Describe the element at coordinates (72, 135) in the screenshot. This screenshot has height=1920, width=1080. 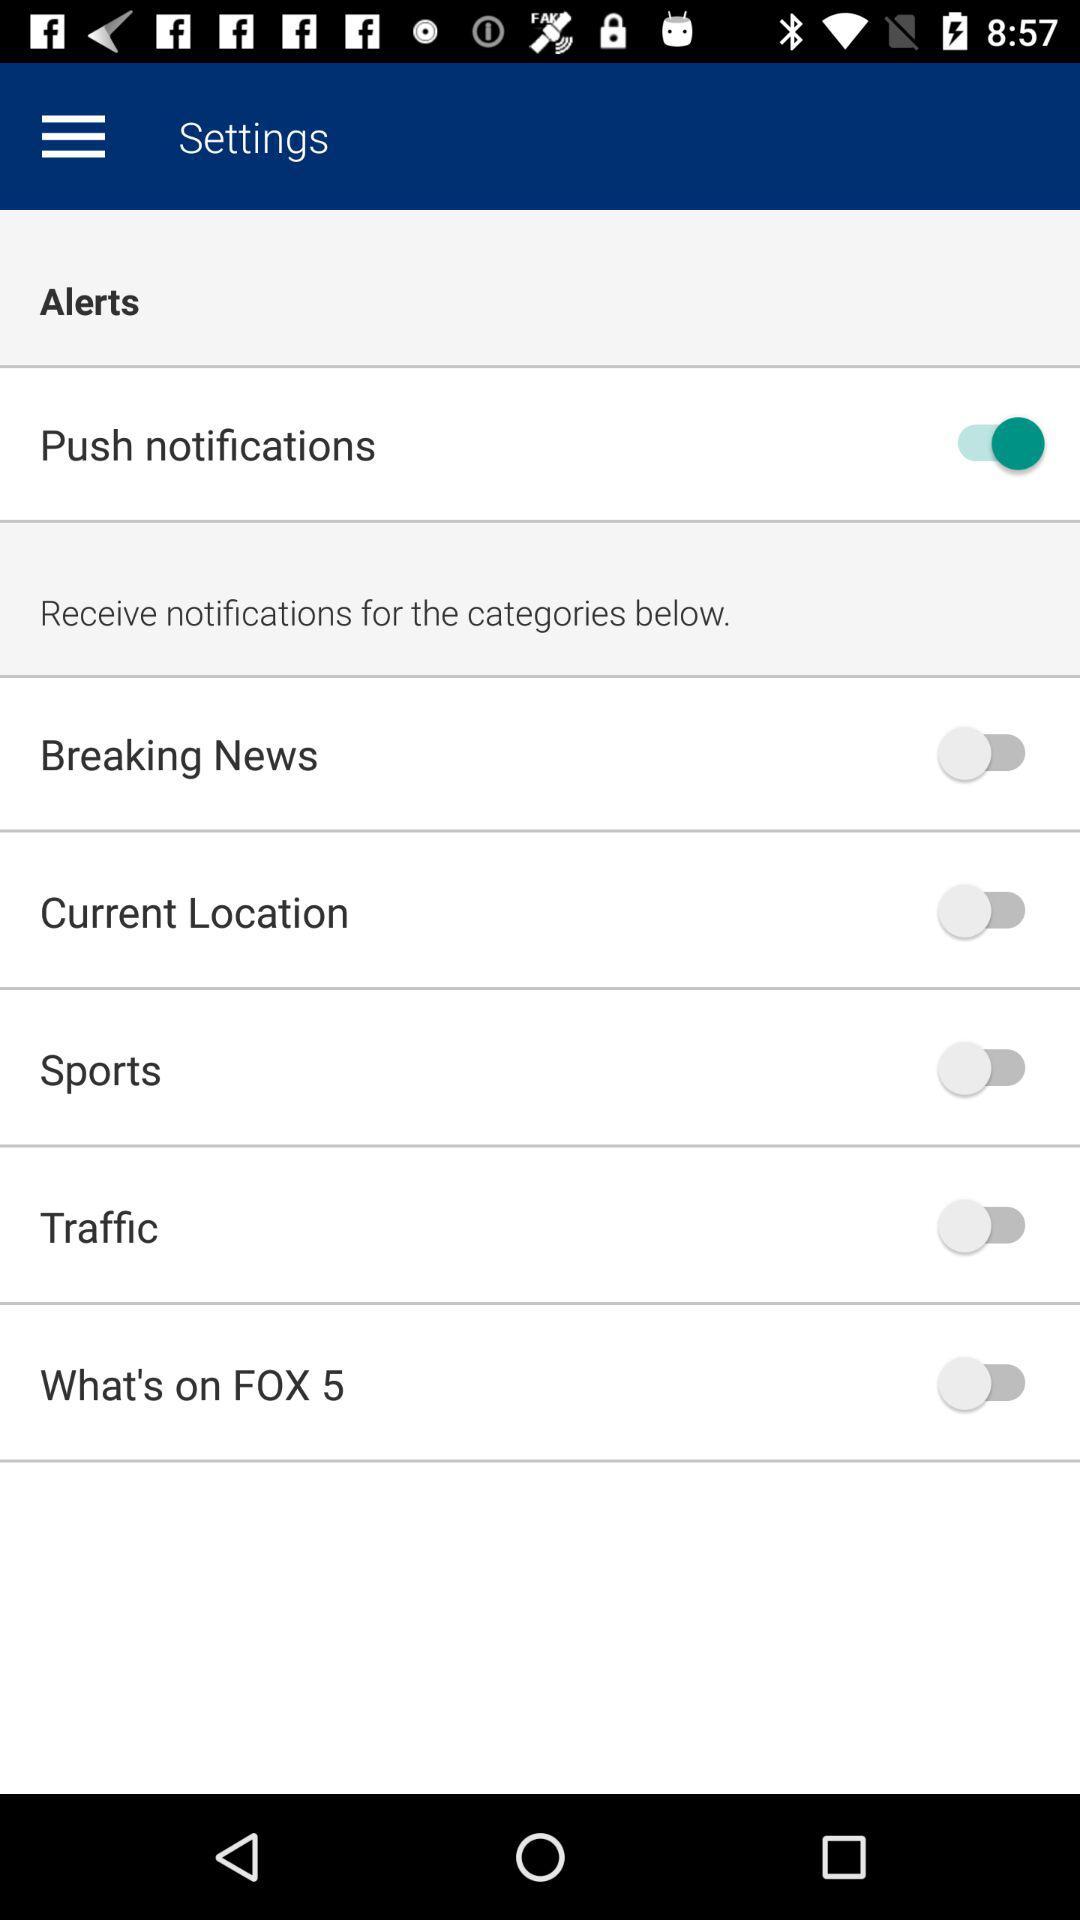
I see `settings on the fox 5 app` at that location.